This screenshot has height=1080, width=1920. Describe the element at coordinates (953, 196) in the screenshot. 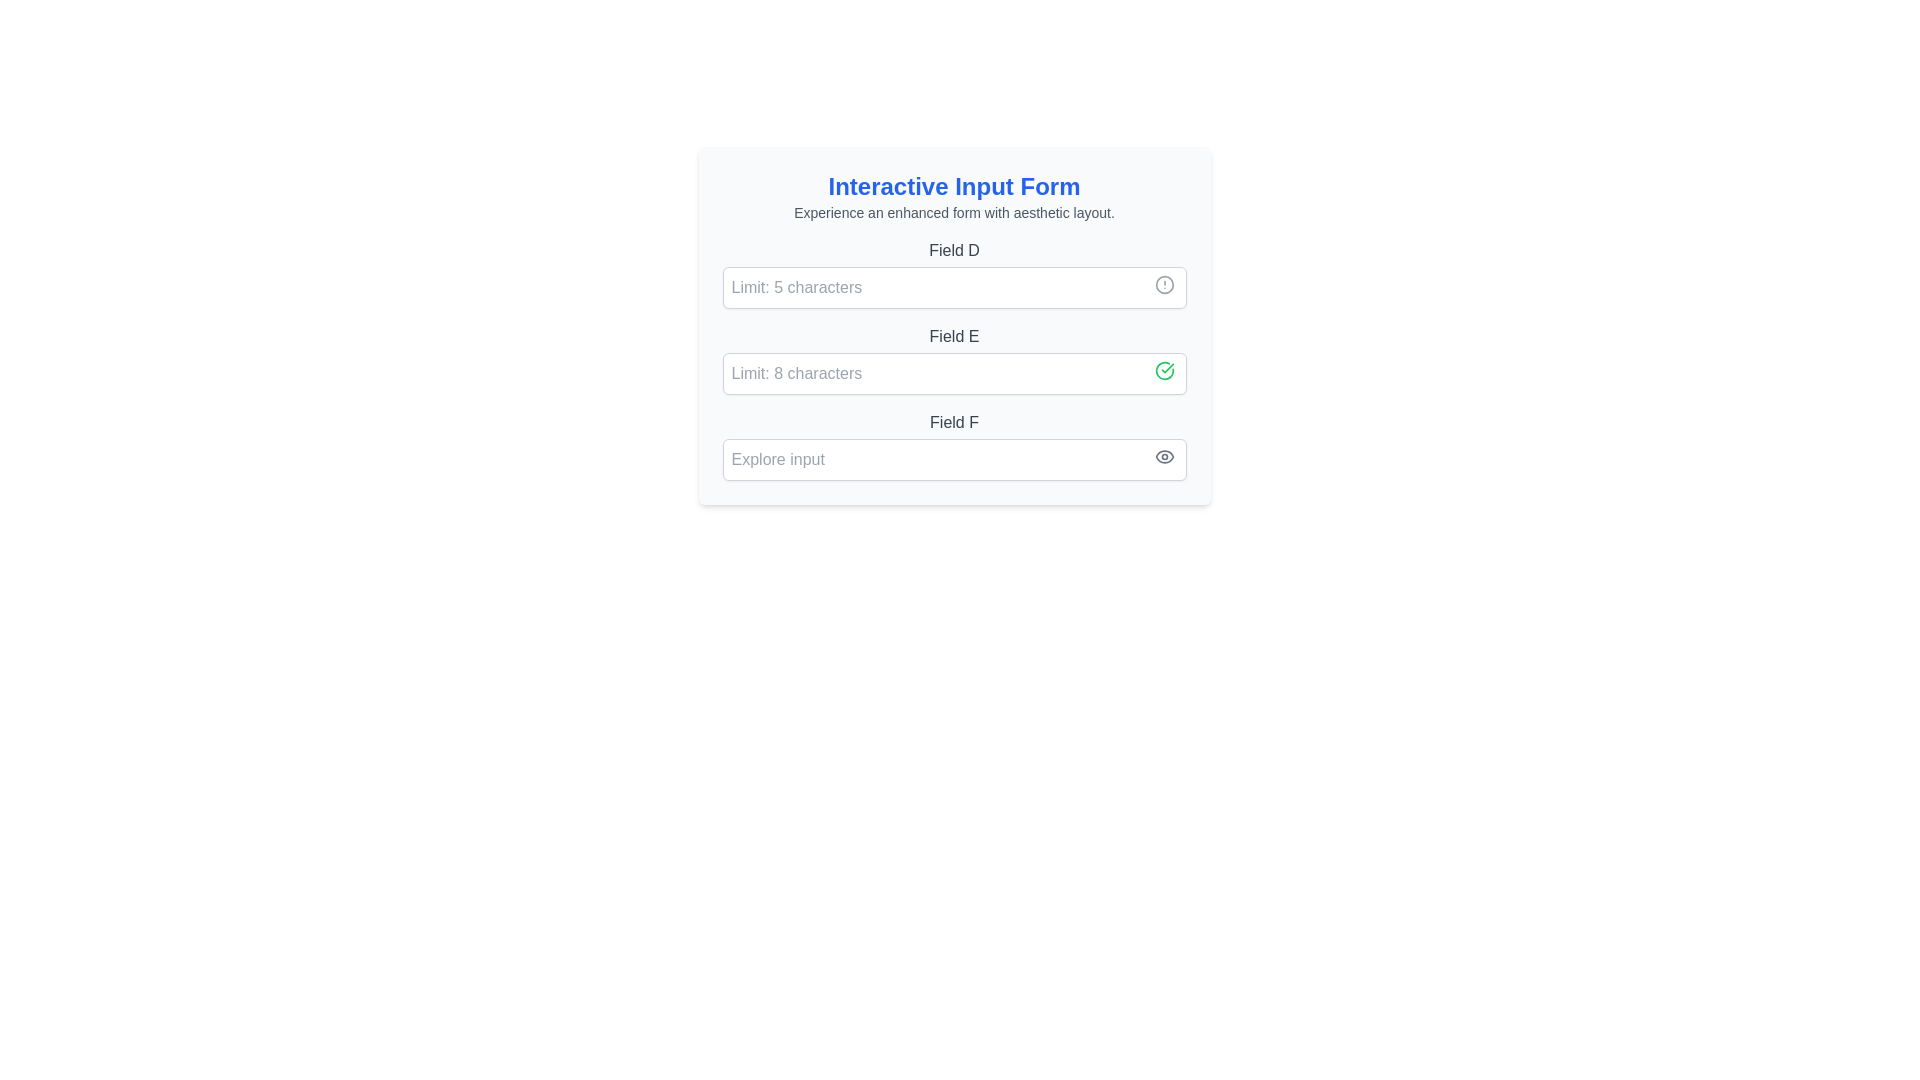

I see `the text display header with subtitle at the top of the form panel for accessibility` at that location.